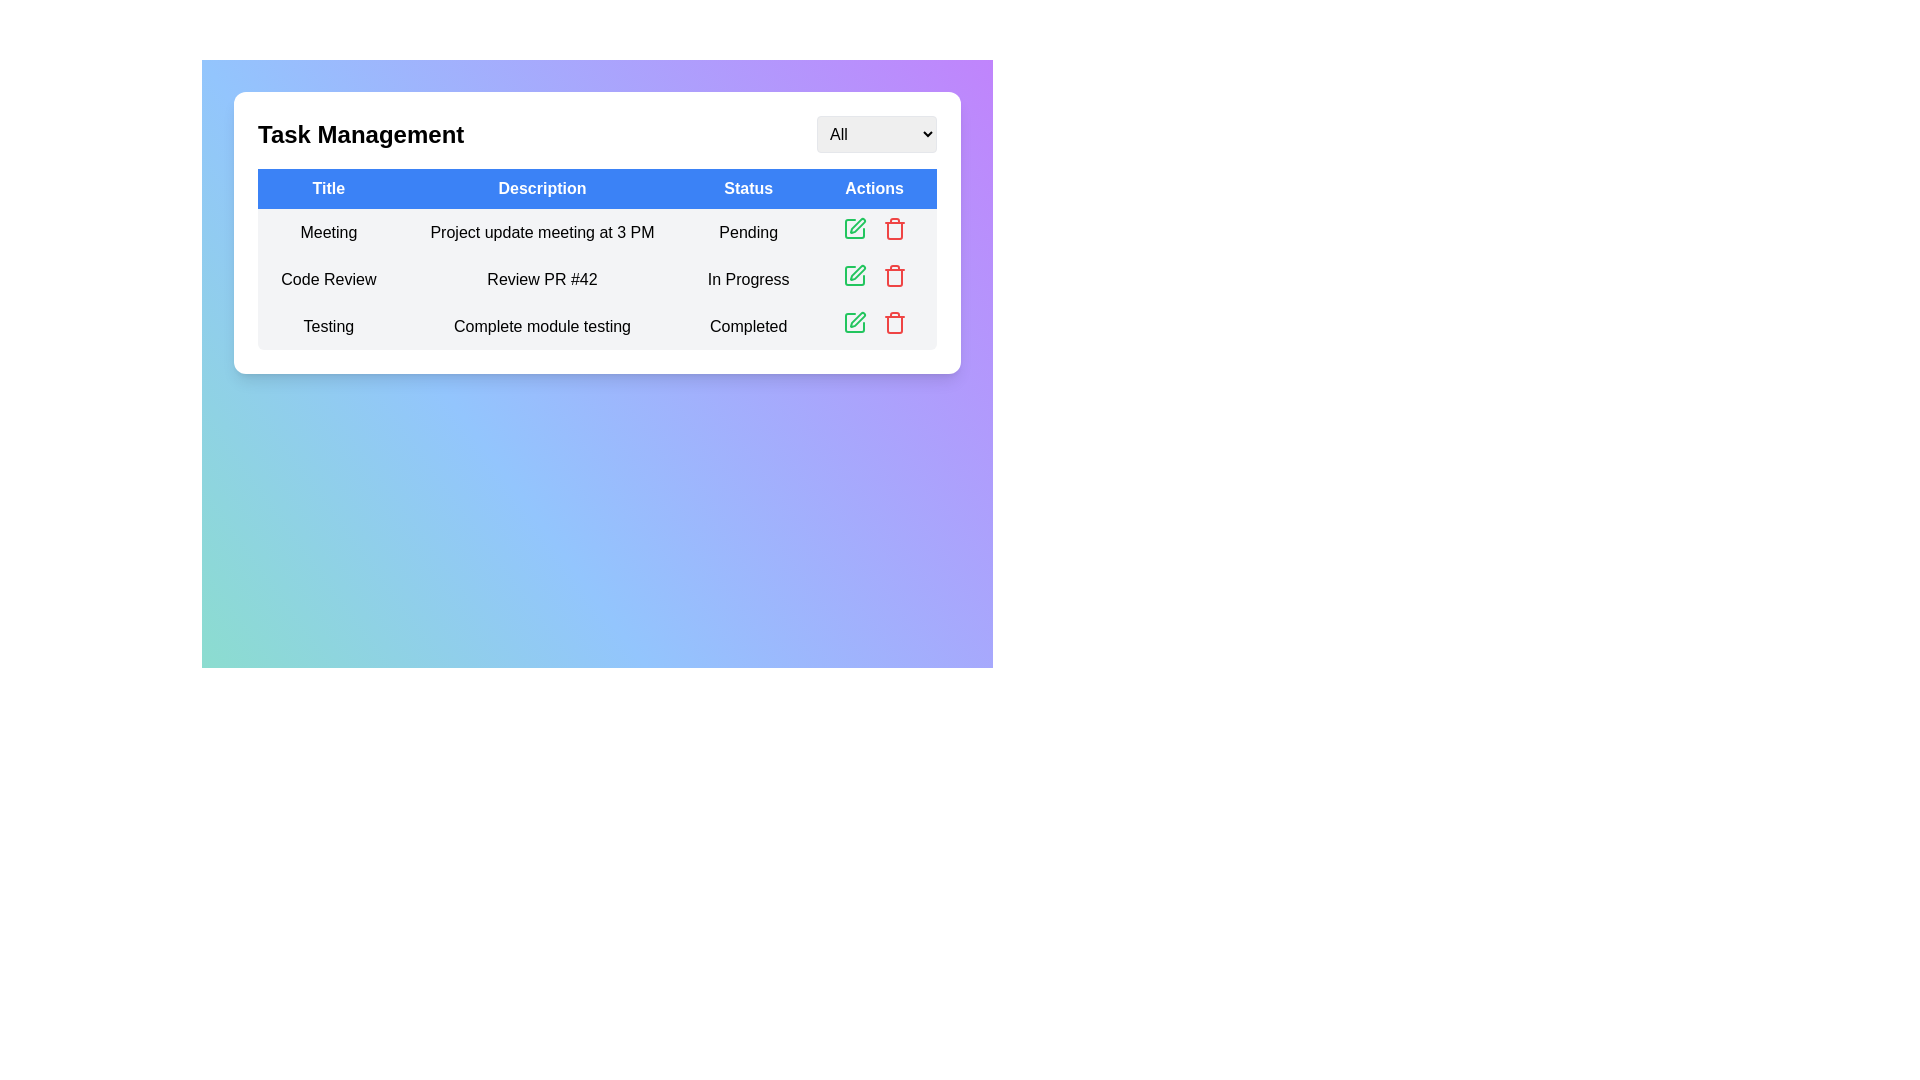 This screenshot has width=1920, height=1080. I want to click on the Static Text Label indicating the current workflow stage, which displays 'In Progress', located in the third column of the second row under the 'Status' header, so click(747, 279).